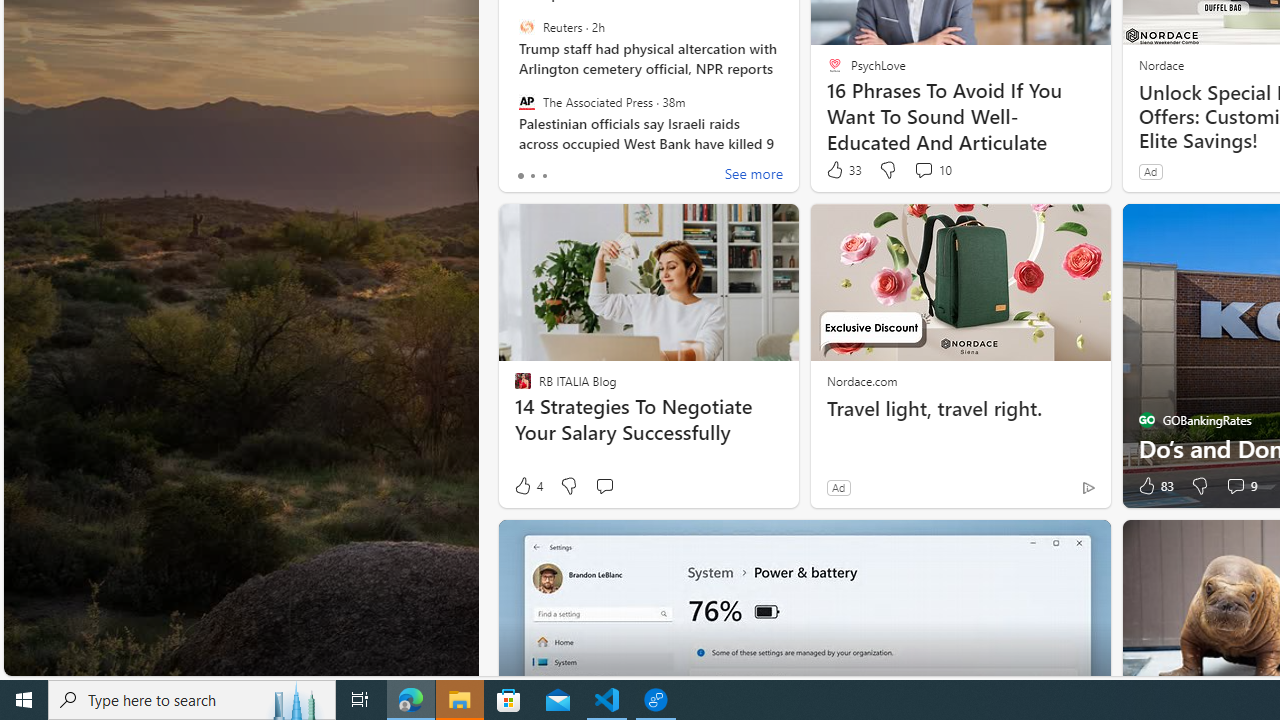 Image resolution: width=1280 pixels, height=720 pixels. What do you see at coordinates (862, 380) in the screenshot?
I see `'Nordace.com'` at bounding box center [862, 380].